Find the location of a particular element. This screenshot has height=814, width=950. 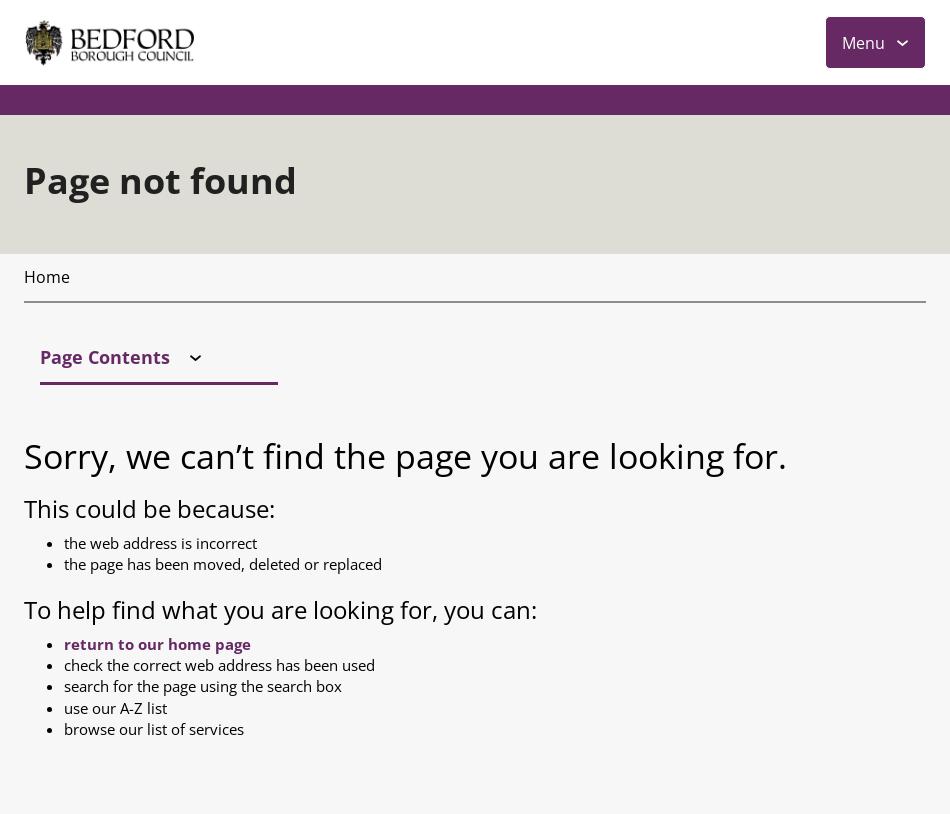

'This could be because:' is located at coordinates (149, 82).